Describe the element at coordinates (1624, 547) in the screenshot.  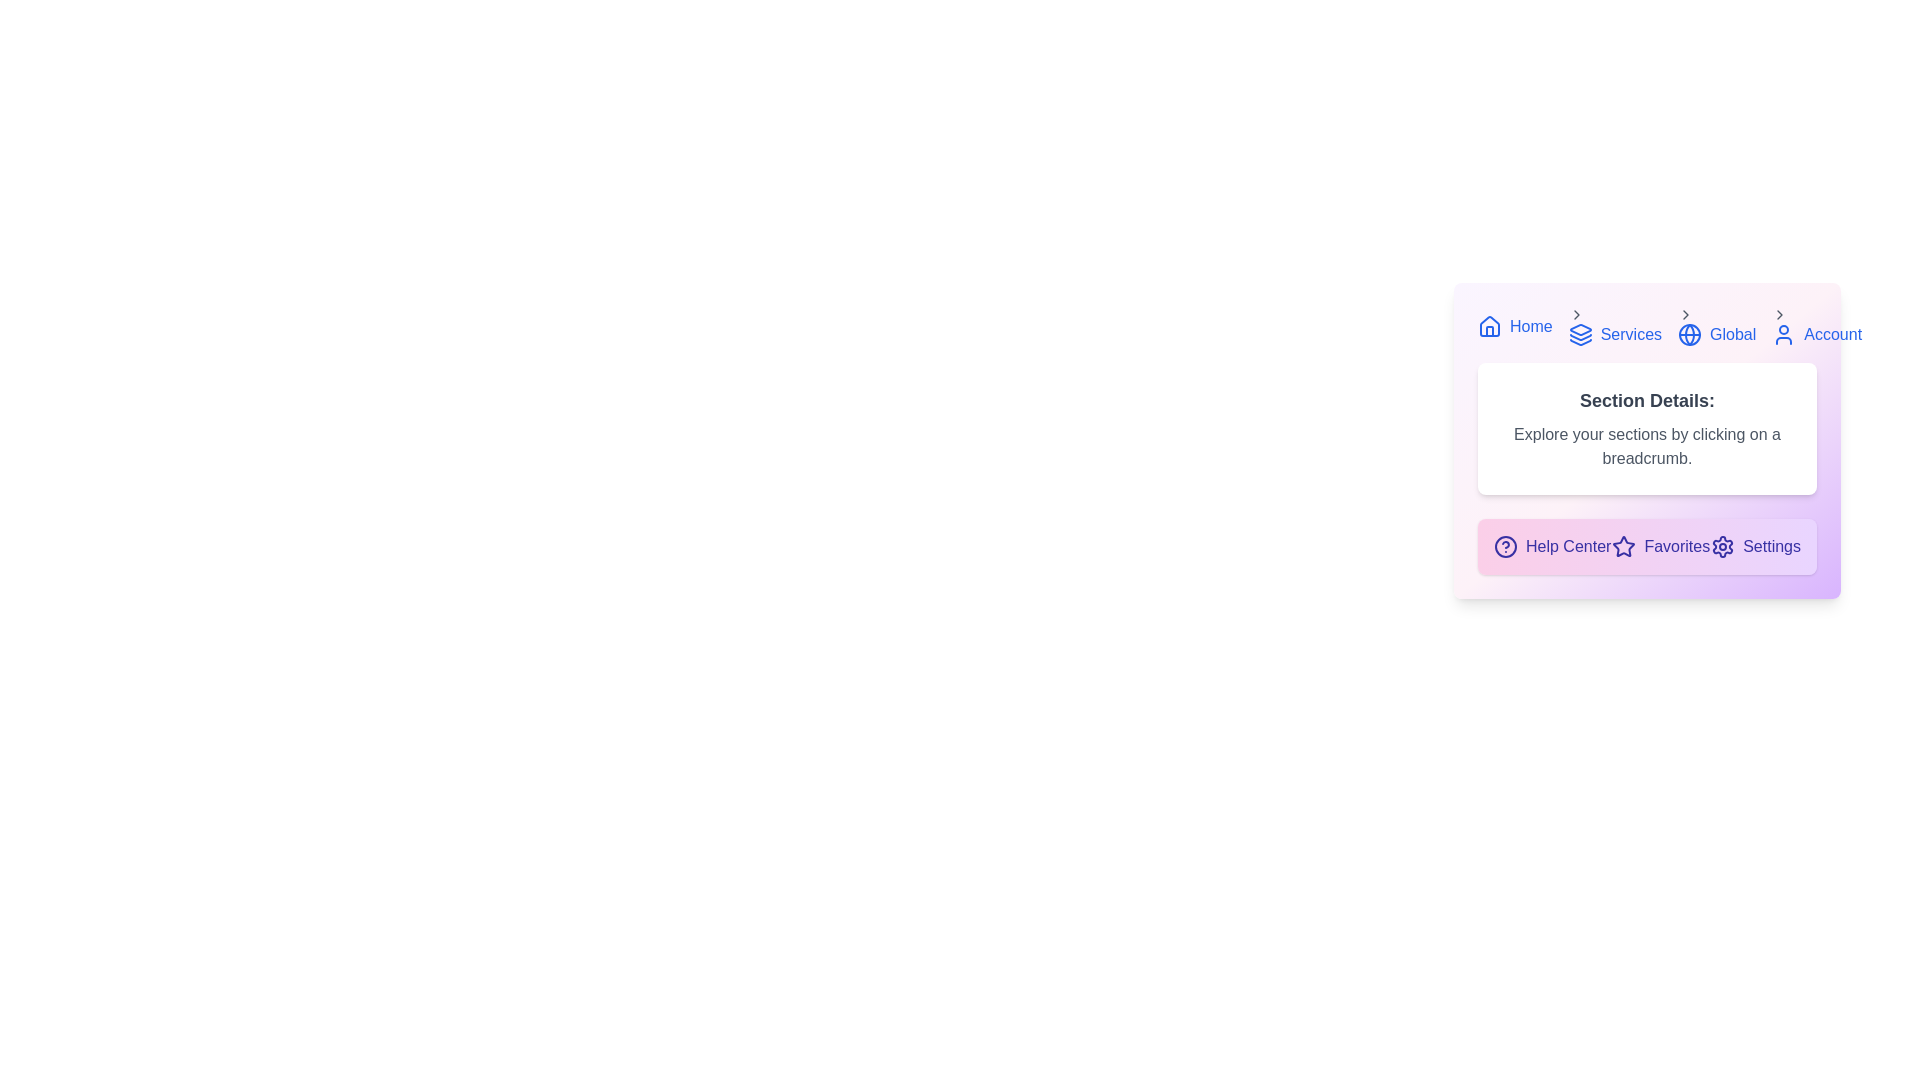
I see `the star icon with a hollow center and bold purple outline in the 'Favorites' menu` at that location.